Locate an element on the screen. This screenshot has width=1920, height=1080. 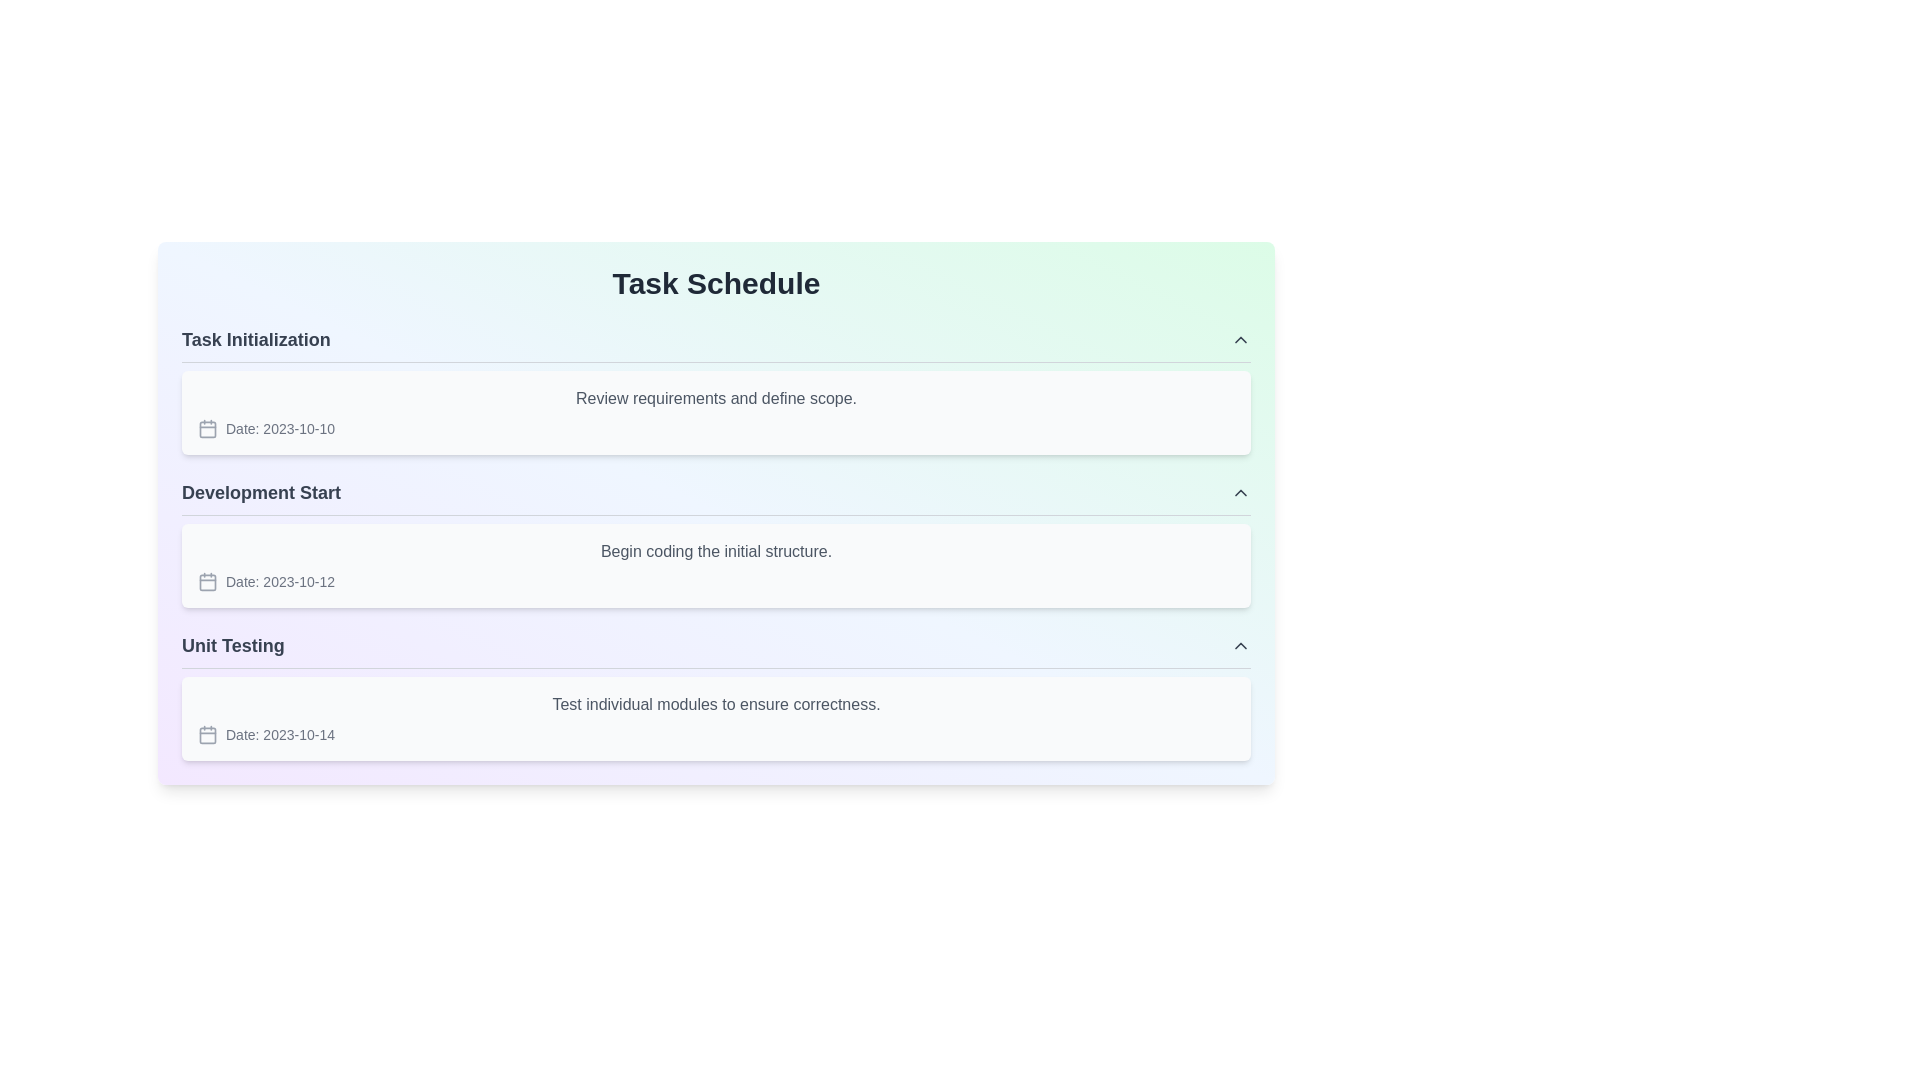
the central square component within the SVG-based calendar icon, located in the second row under the 'Development Start' section is located at coordinates (207, 582).